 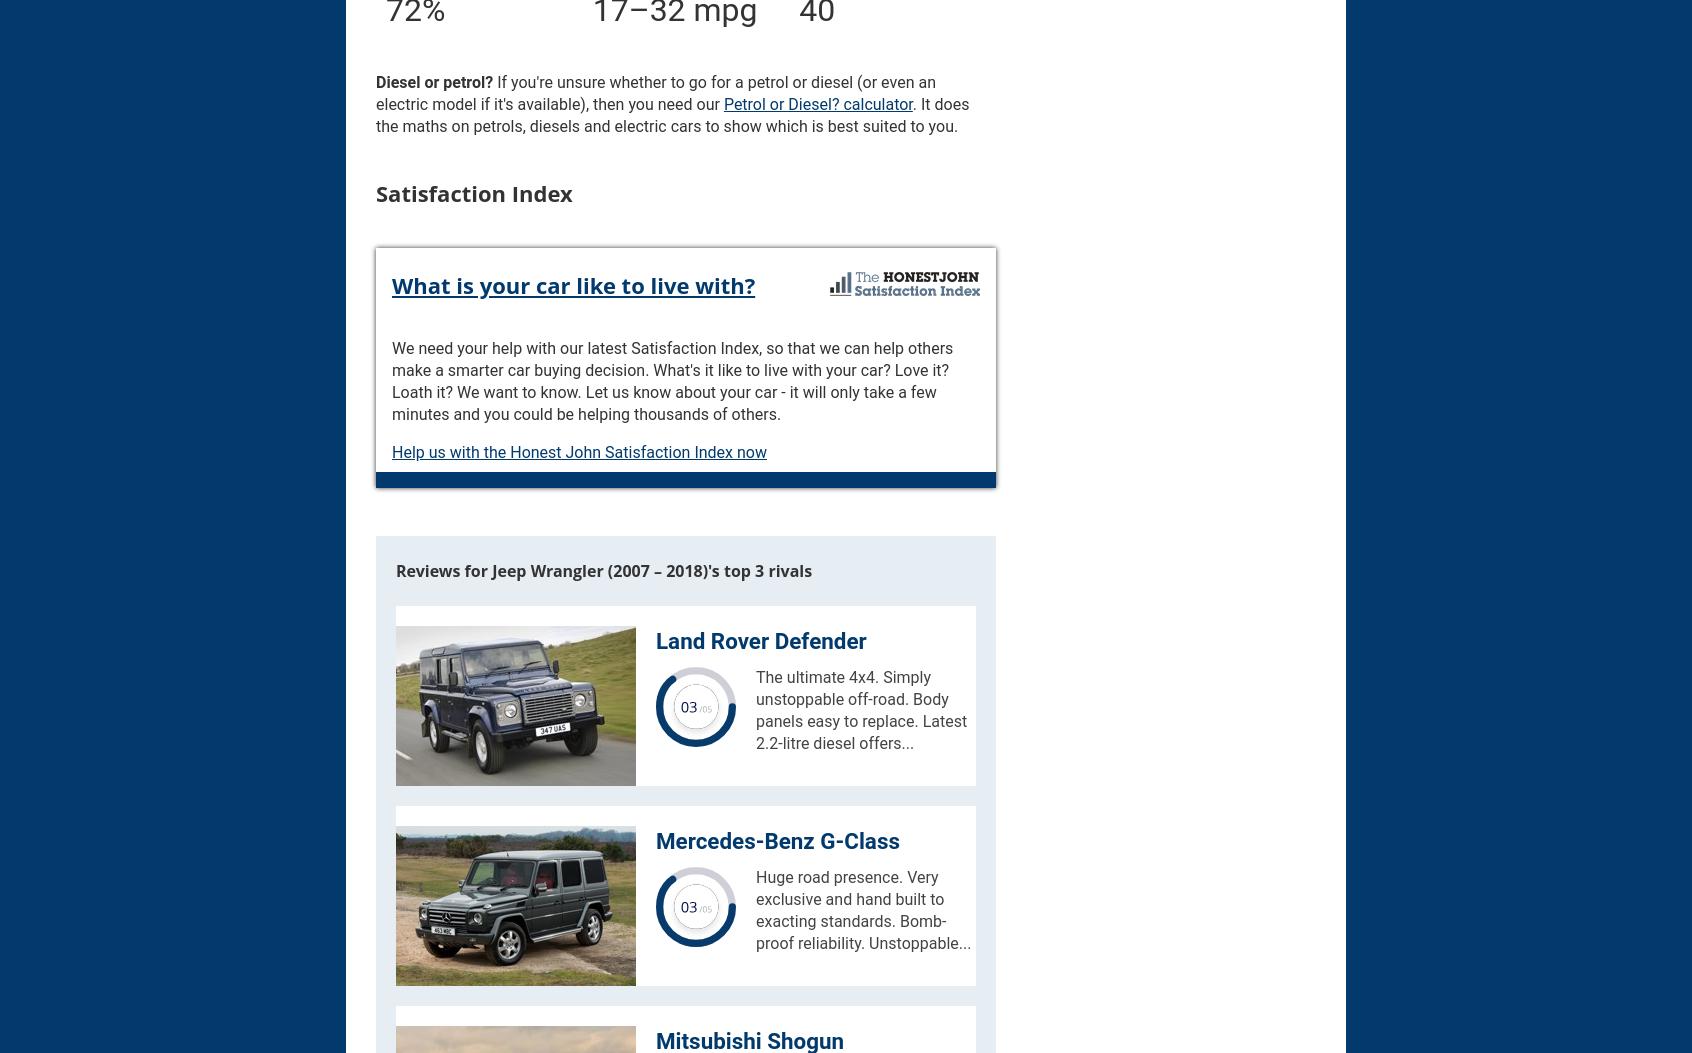 I want to click on 'The ultimate 4x4. Simply unstoppable off-road. Body panels easy to replace. Latest 2.2-litre diesel offers...', so click(x=860, y=709).